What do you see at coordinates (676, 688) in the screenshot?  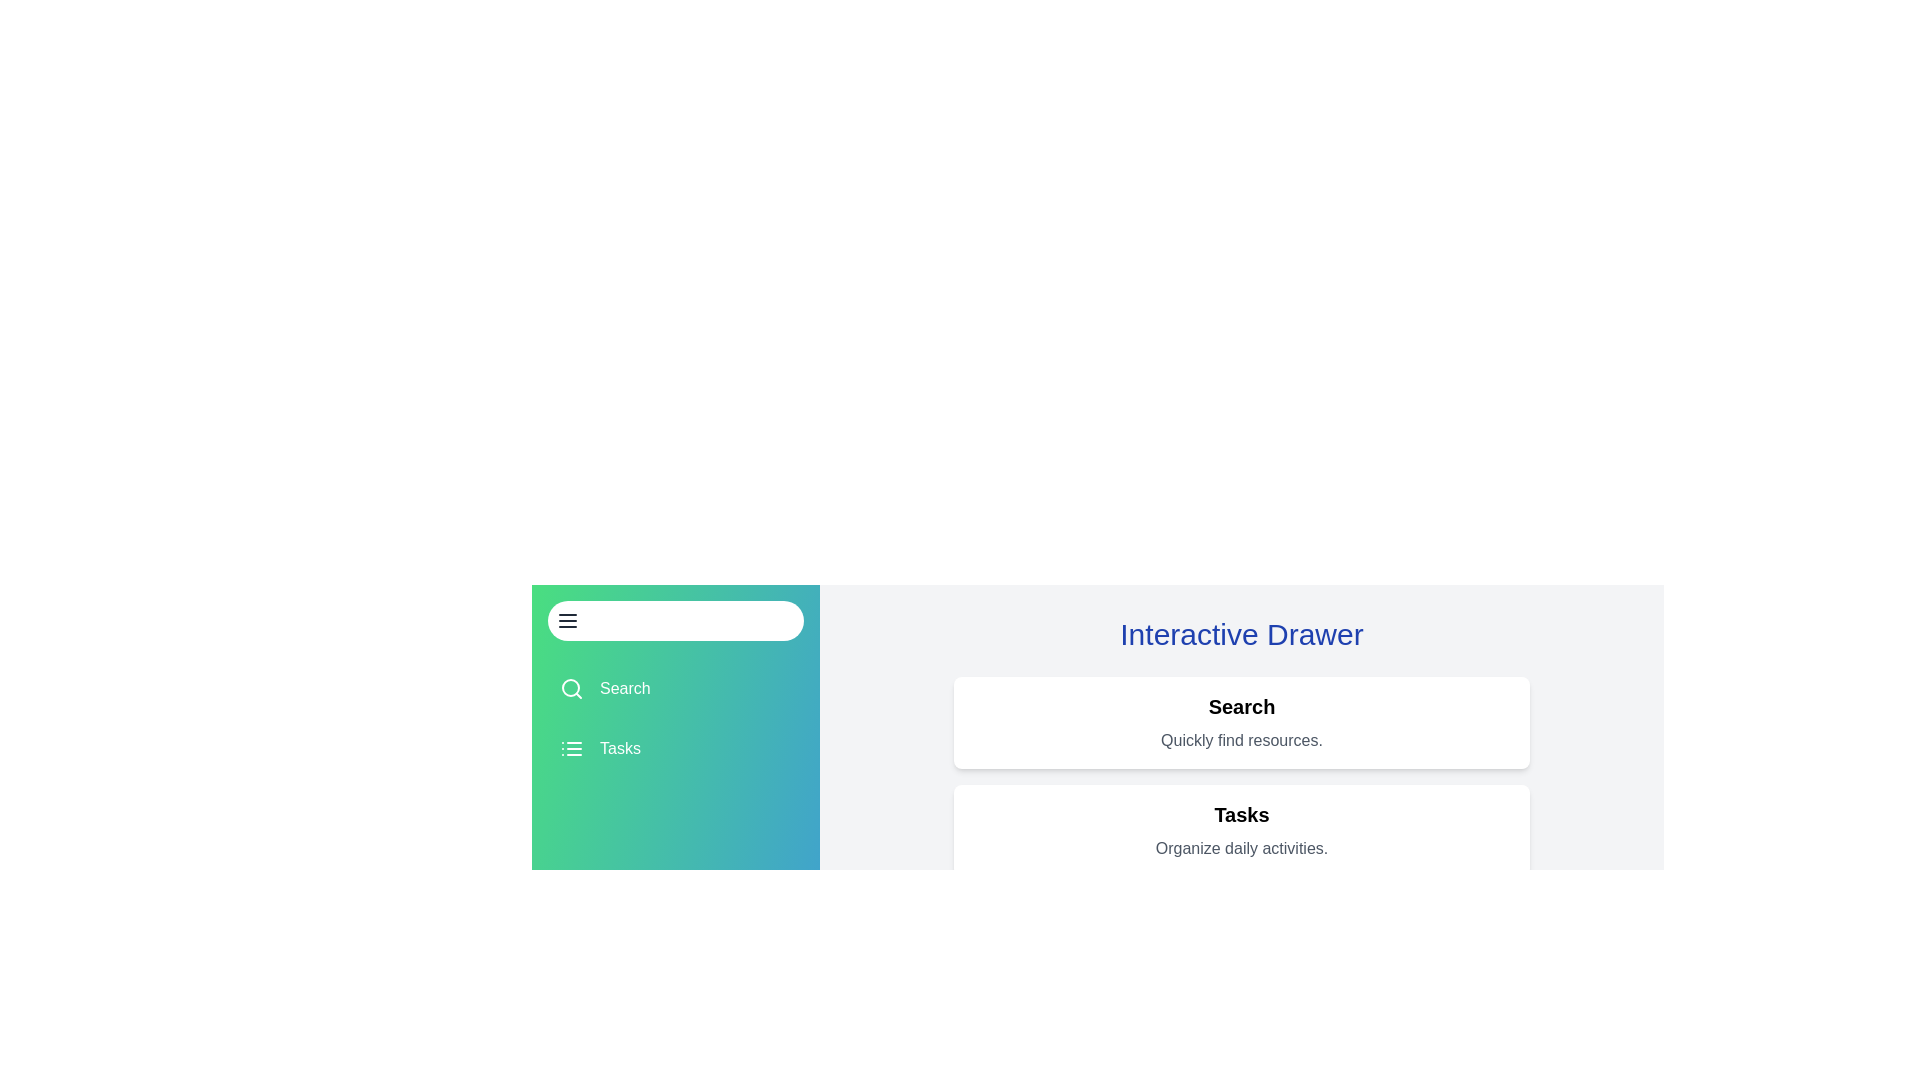 I see `the drawer item Search to view its details` at bounding box center [676, 688].